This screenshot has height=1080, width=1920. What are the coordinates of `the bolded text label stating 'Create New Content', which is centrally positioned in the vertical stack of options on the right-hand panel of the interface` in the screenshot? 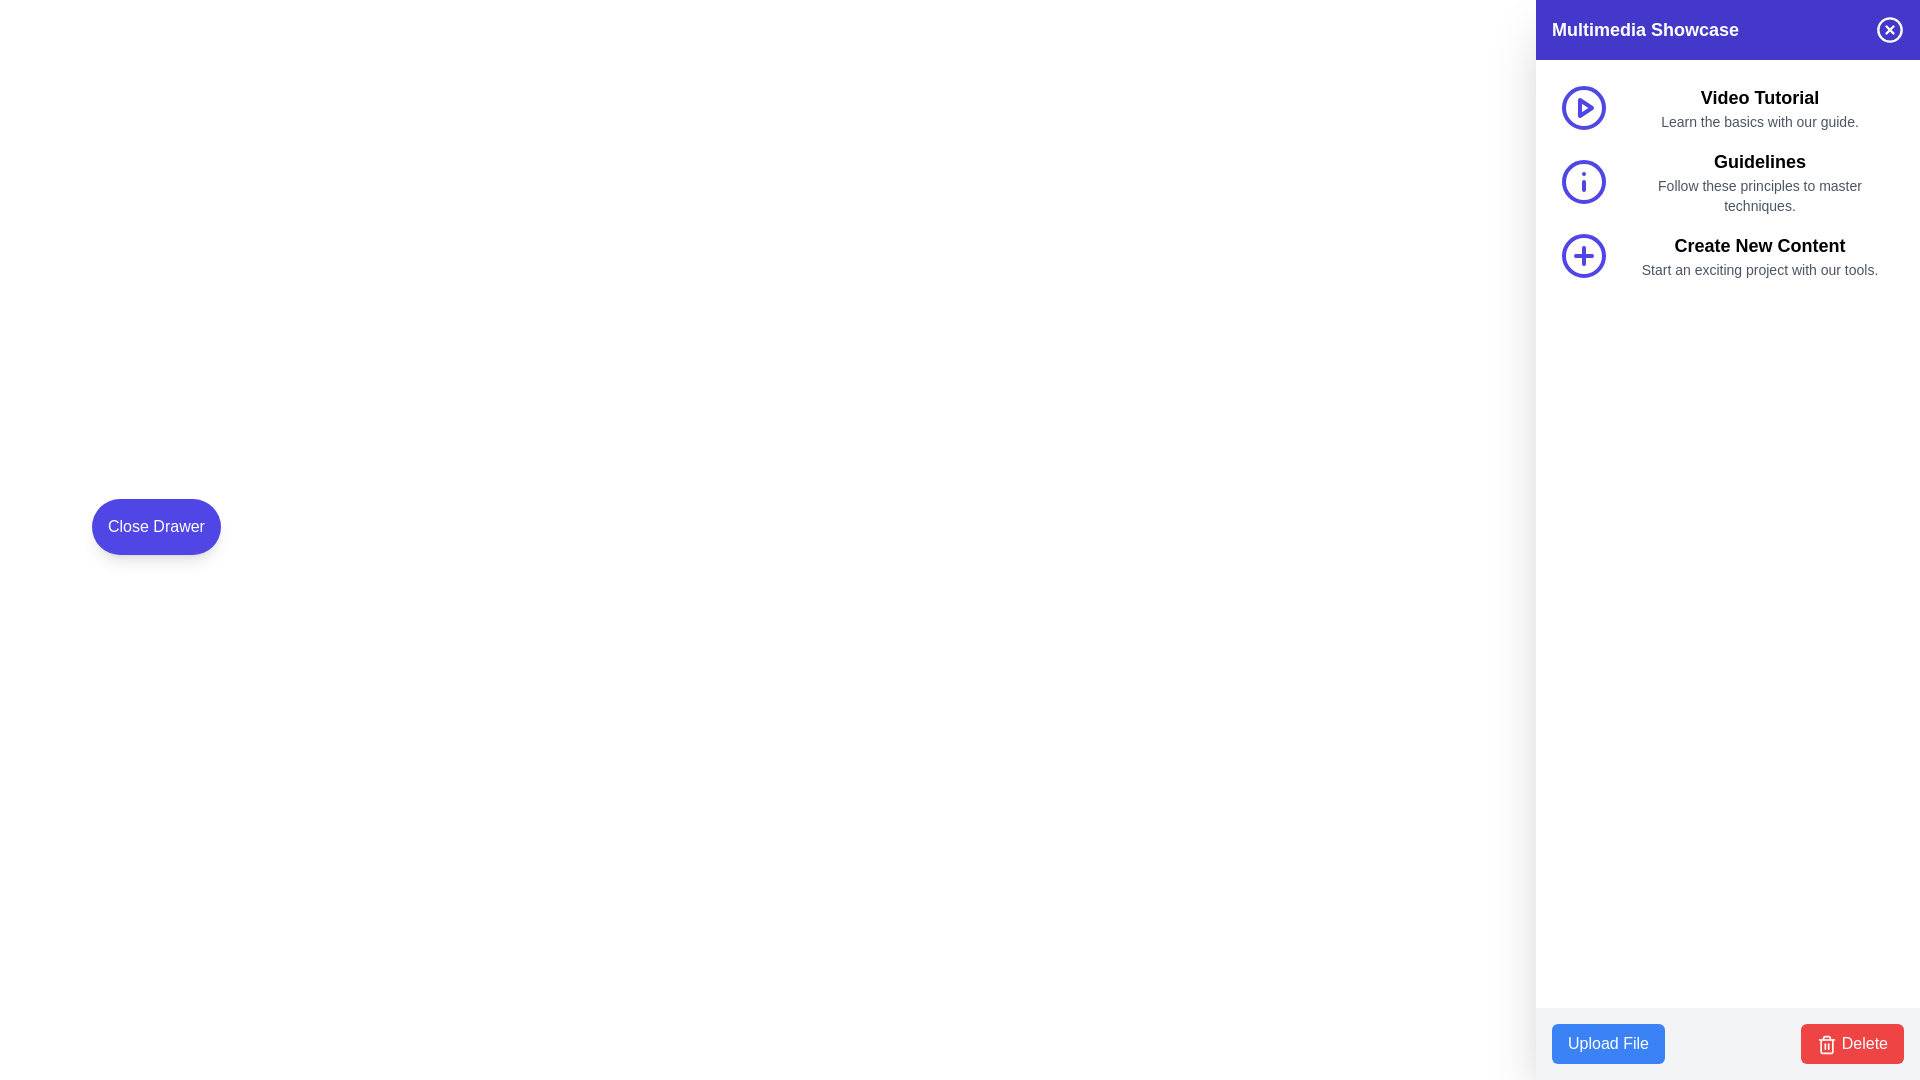 It's located at (1760, 245).